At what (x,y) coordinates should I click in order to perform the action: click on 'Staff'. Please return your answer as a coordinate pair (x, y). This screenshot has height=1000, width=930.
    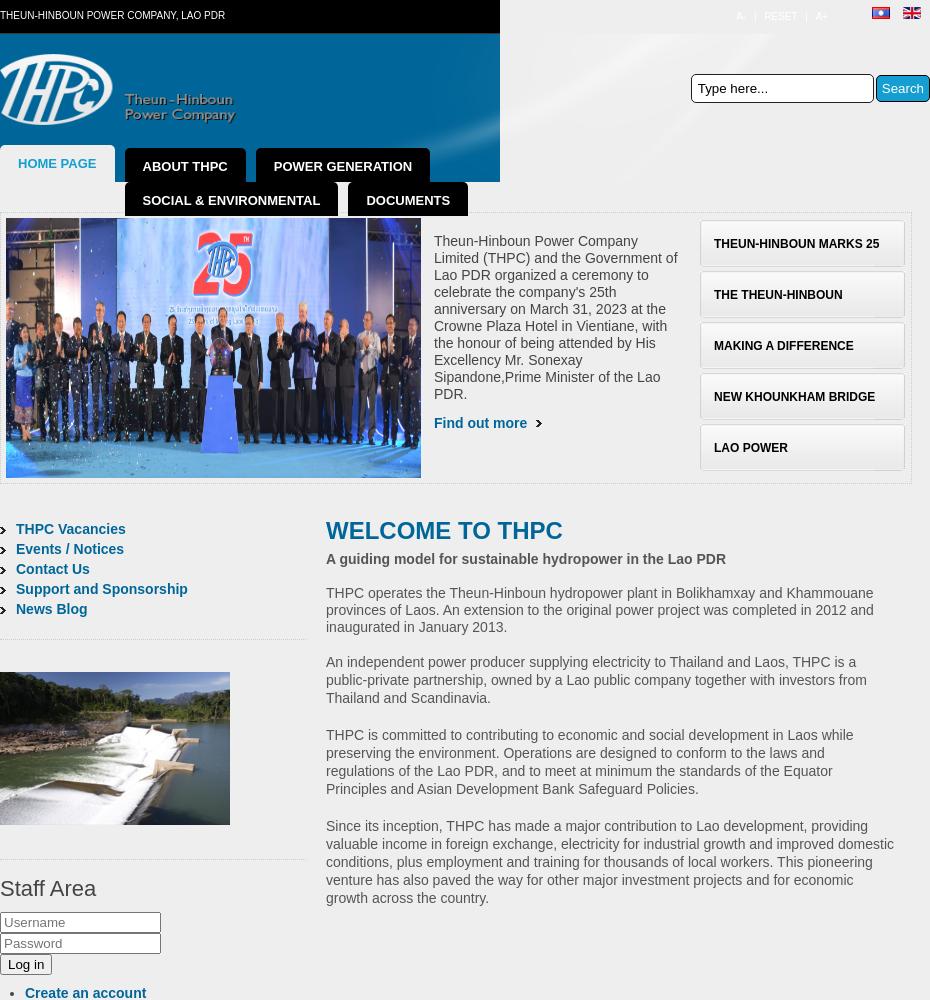
    Looking at the image, I should click on (21, 888).